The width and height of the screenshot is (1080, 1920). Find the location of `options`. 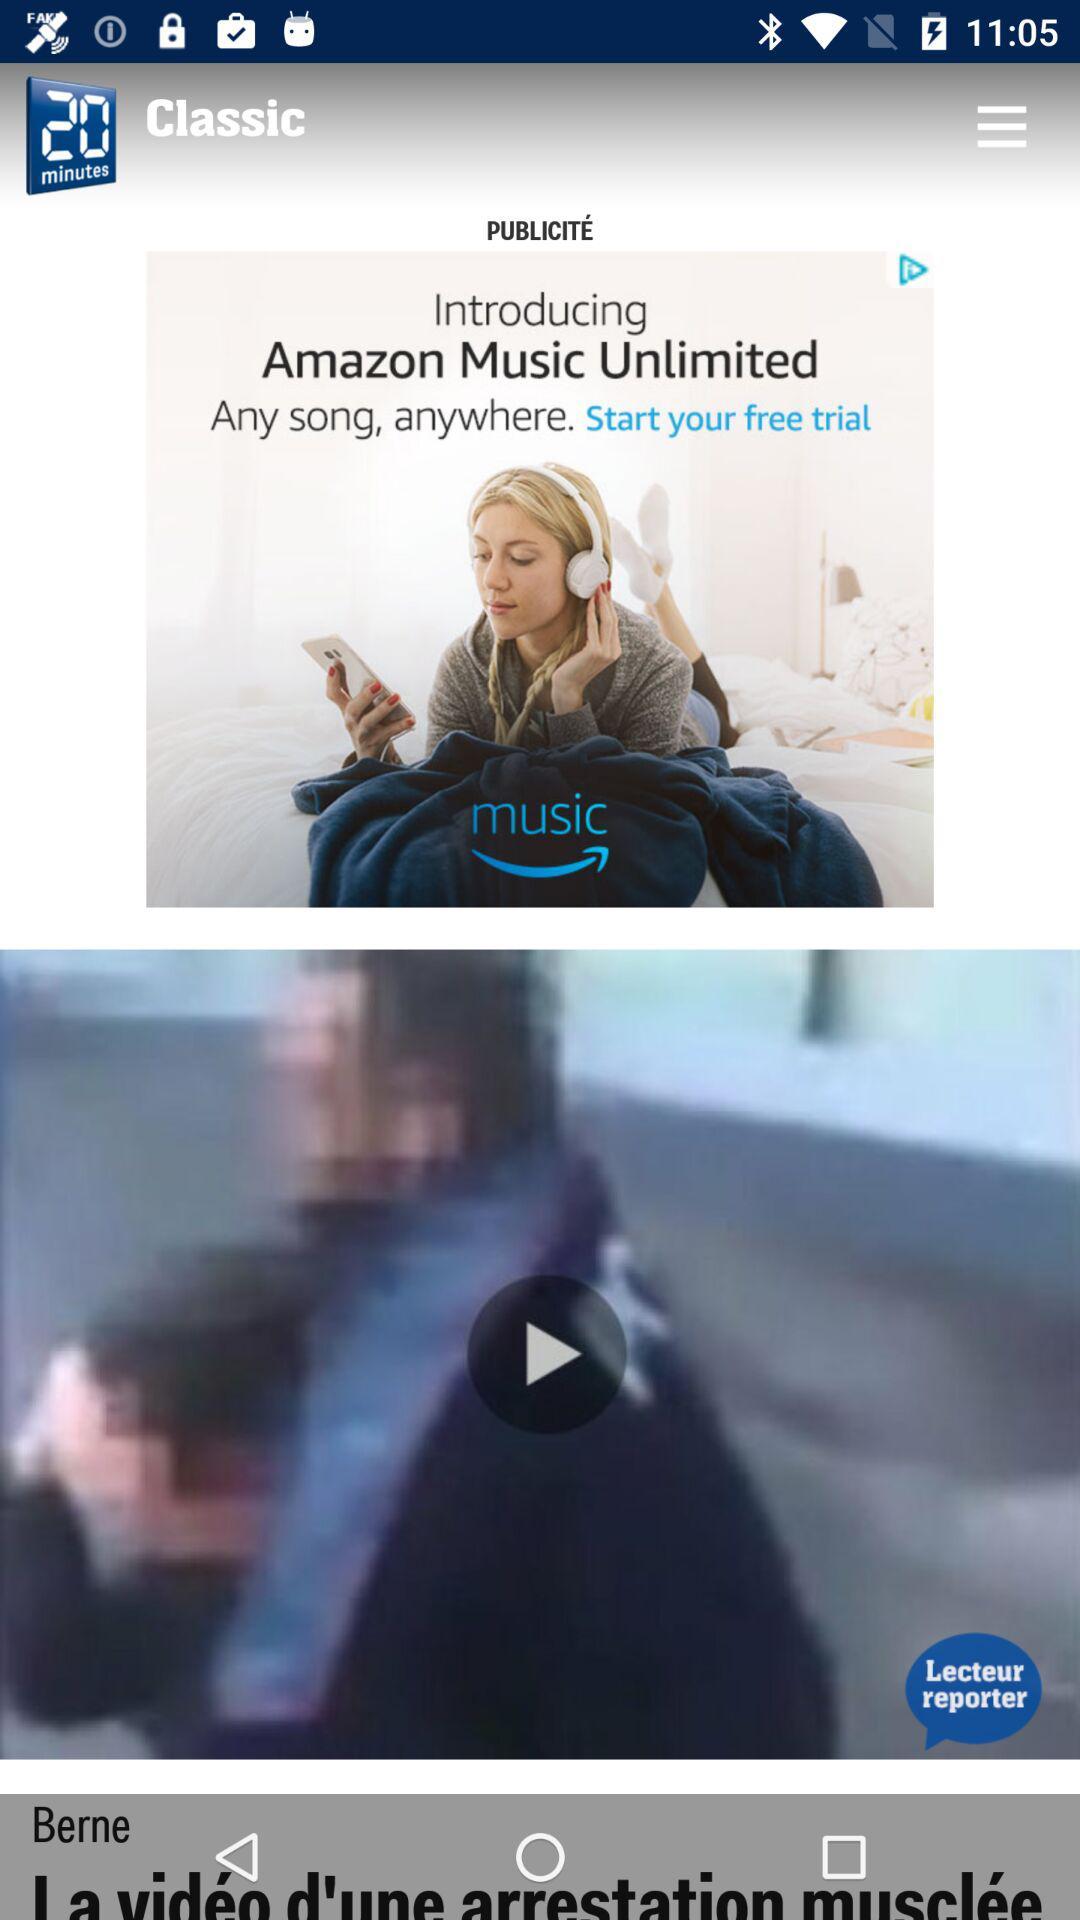

options is located at coordinates (1001, 124).